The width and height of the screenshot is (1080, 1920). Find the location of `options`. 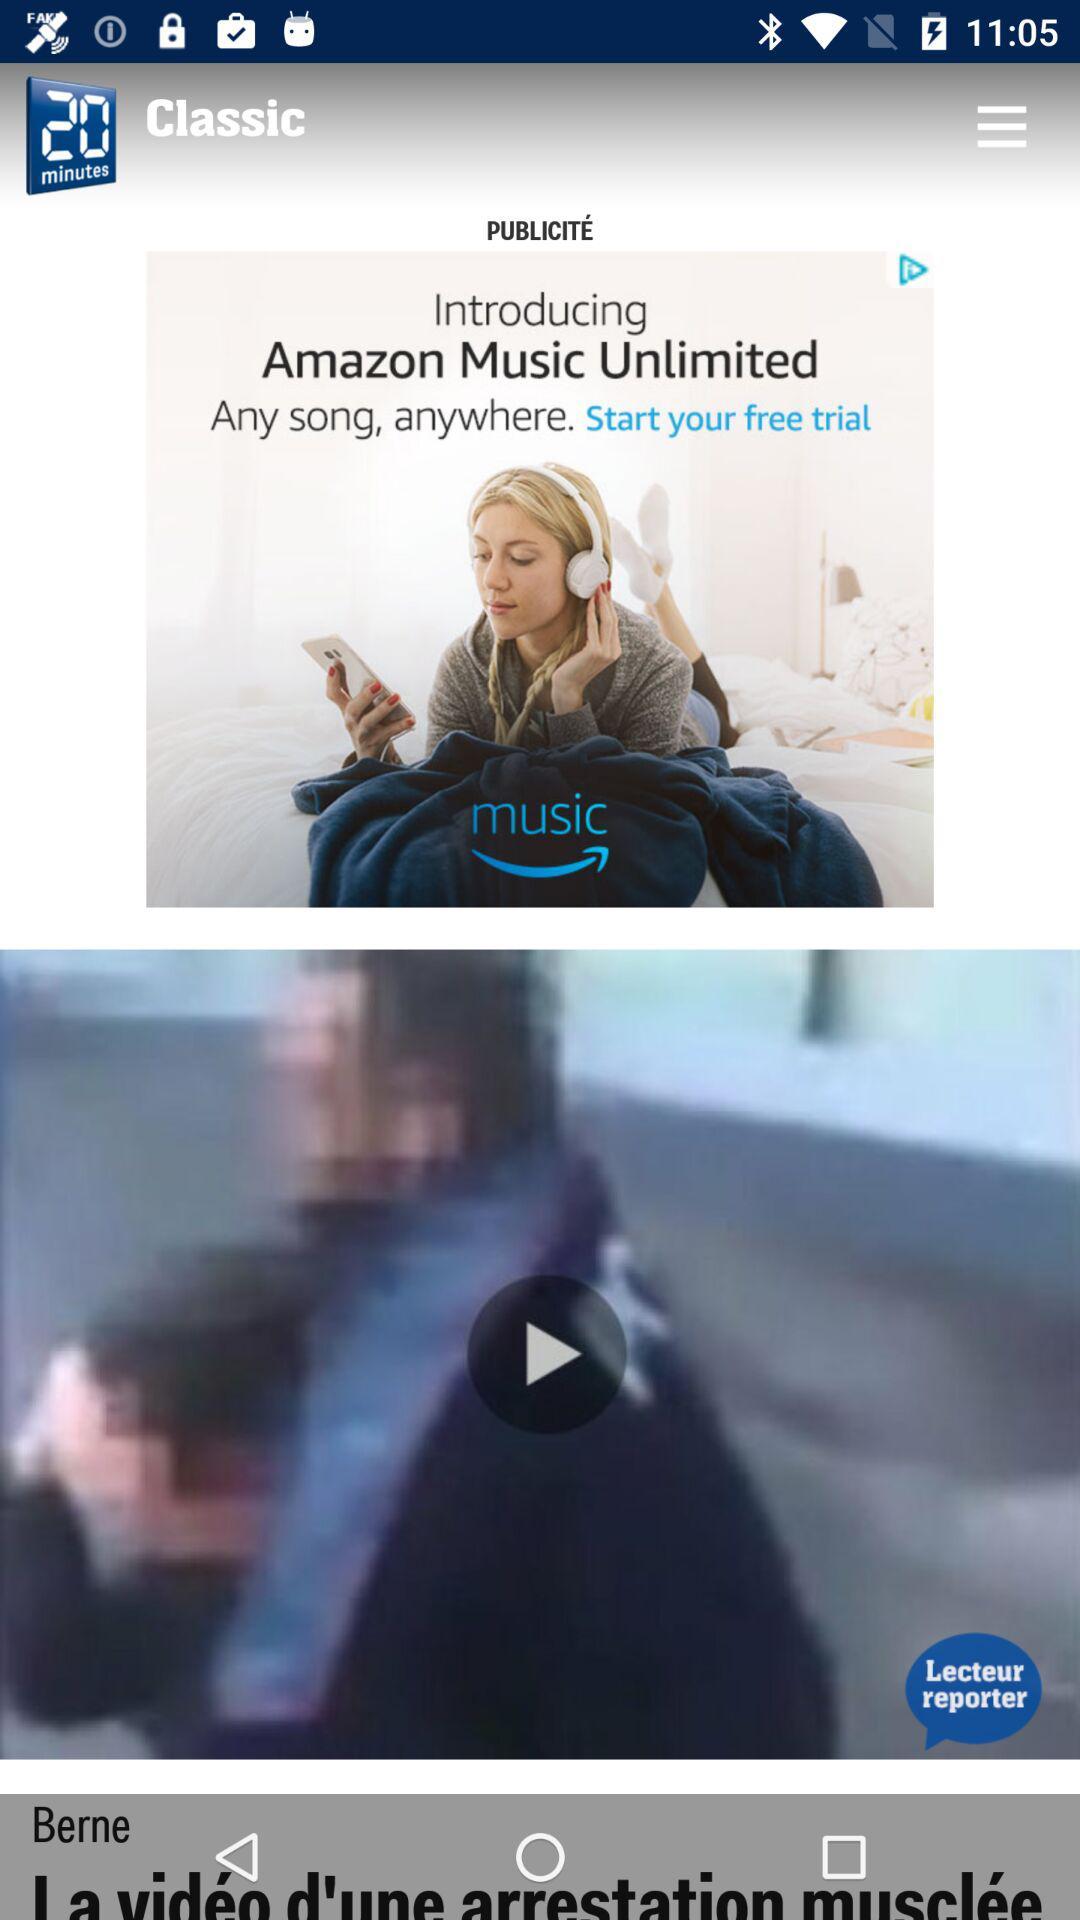

options is located at coordinates (1001, 124).